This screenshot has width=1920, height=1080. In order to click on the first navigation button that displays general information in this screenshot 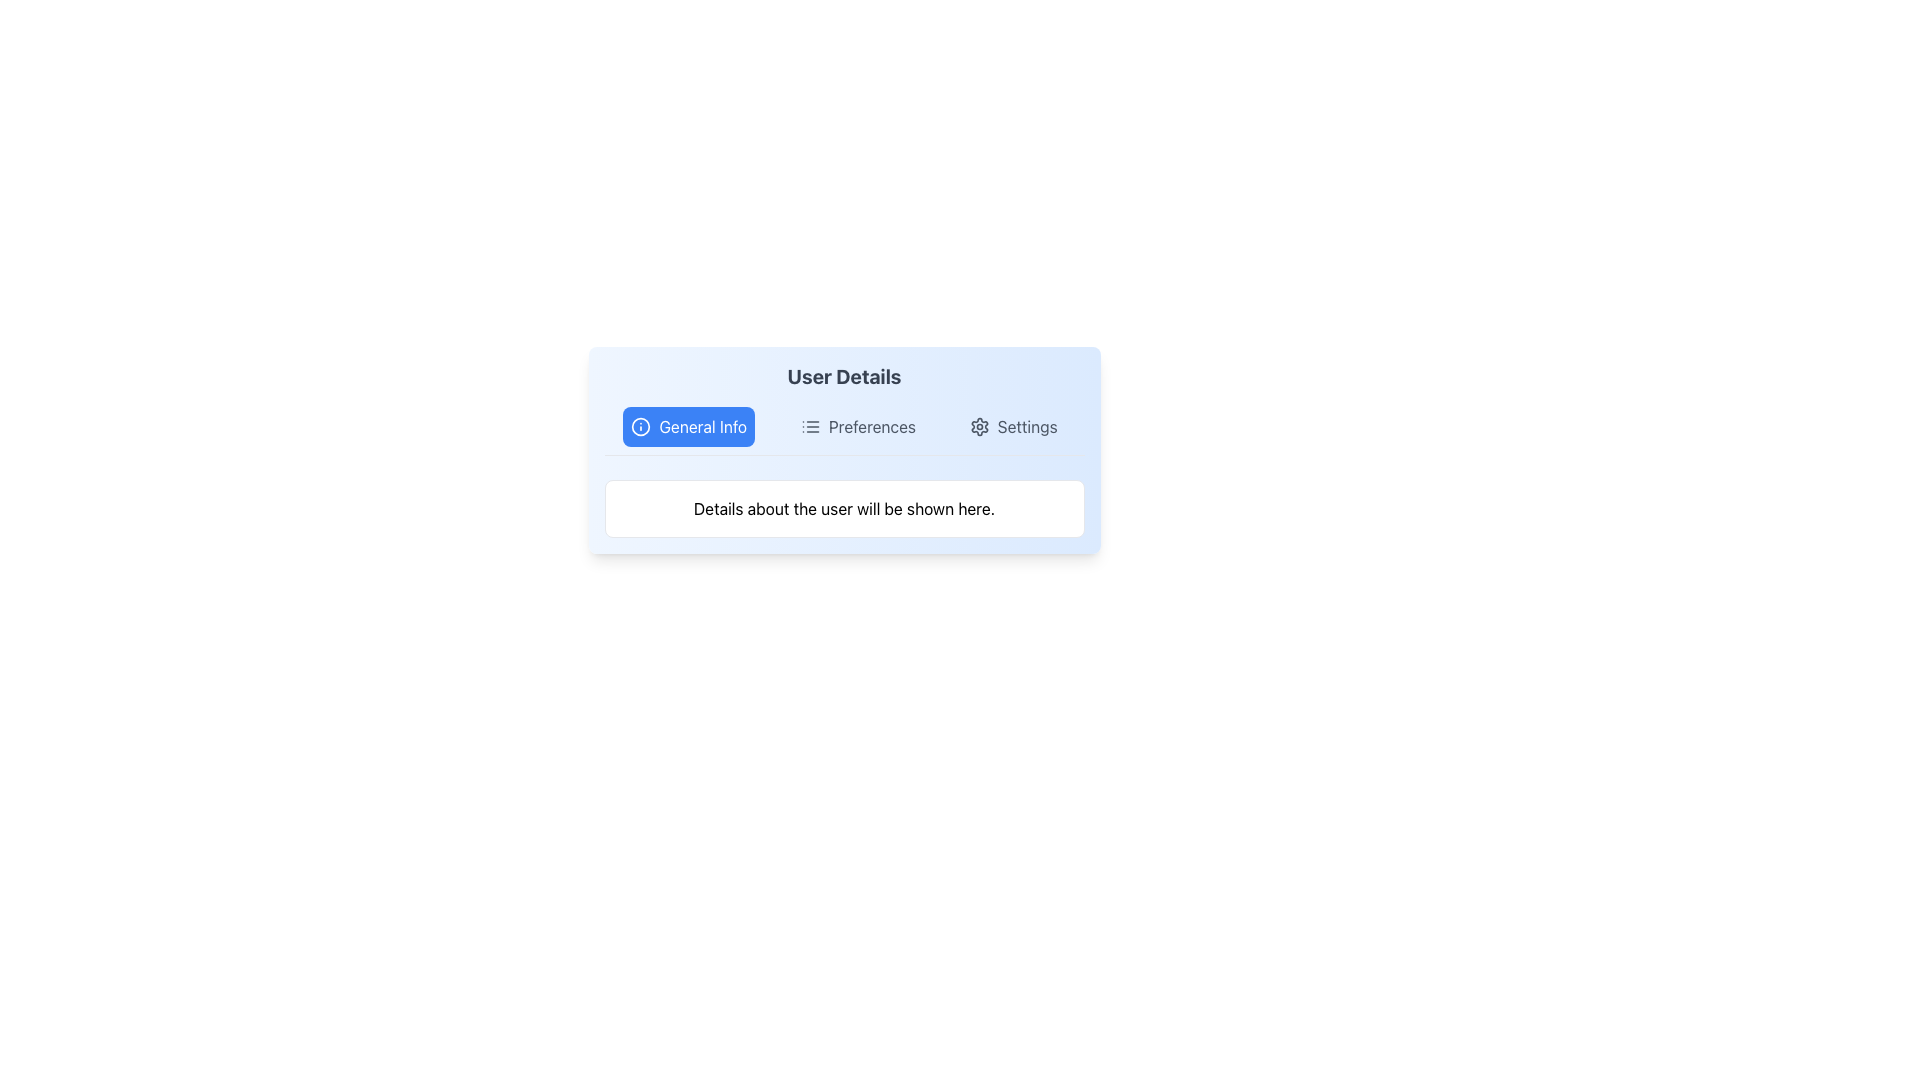, I will do `click(689, 426)`.